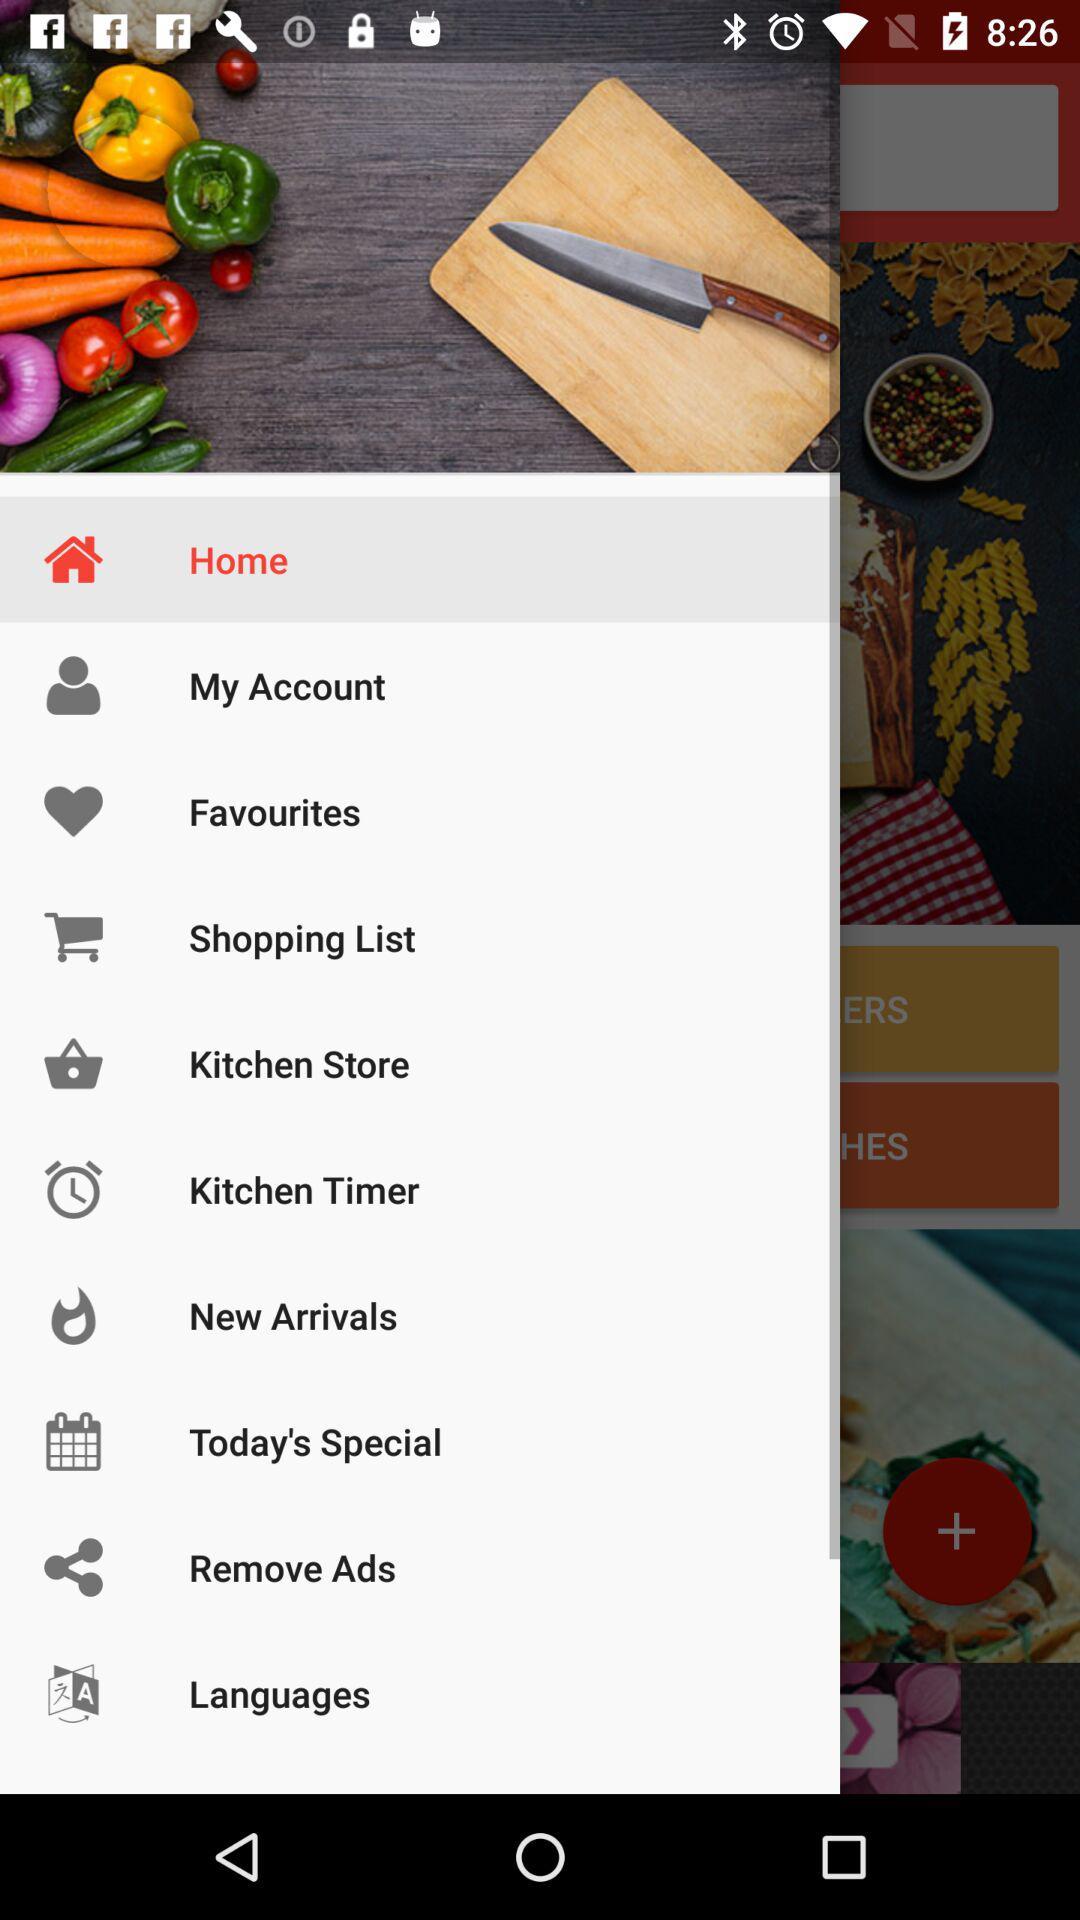 The height and width of the screenshot is (1920, 1080). What do you see at coordinates (955, 1538) in the screenshot?
I see `the add icon` at bounding box center [955, 1538].